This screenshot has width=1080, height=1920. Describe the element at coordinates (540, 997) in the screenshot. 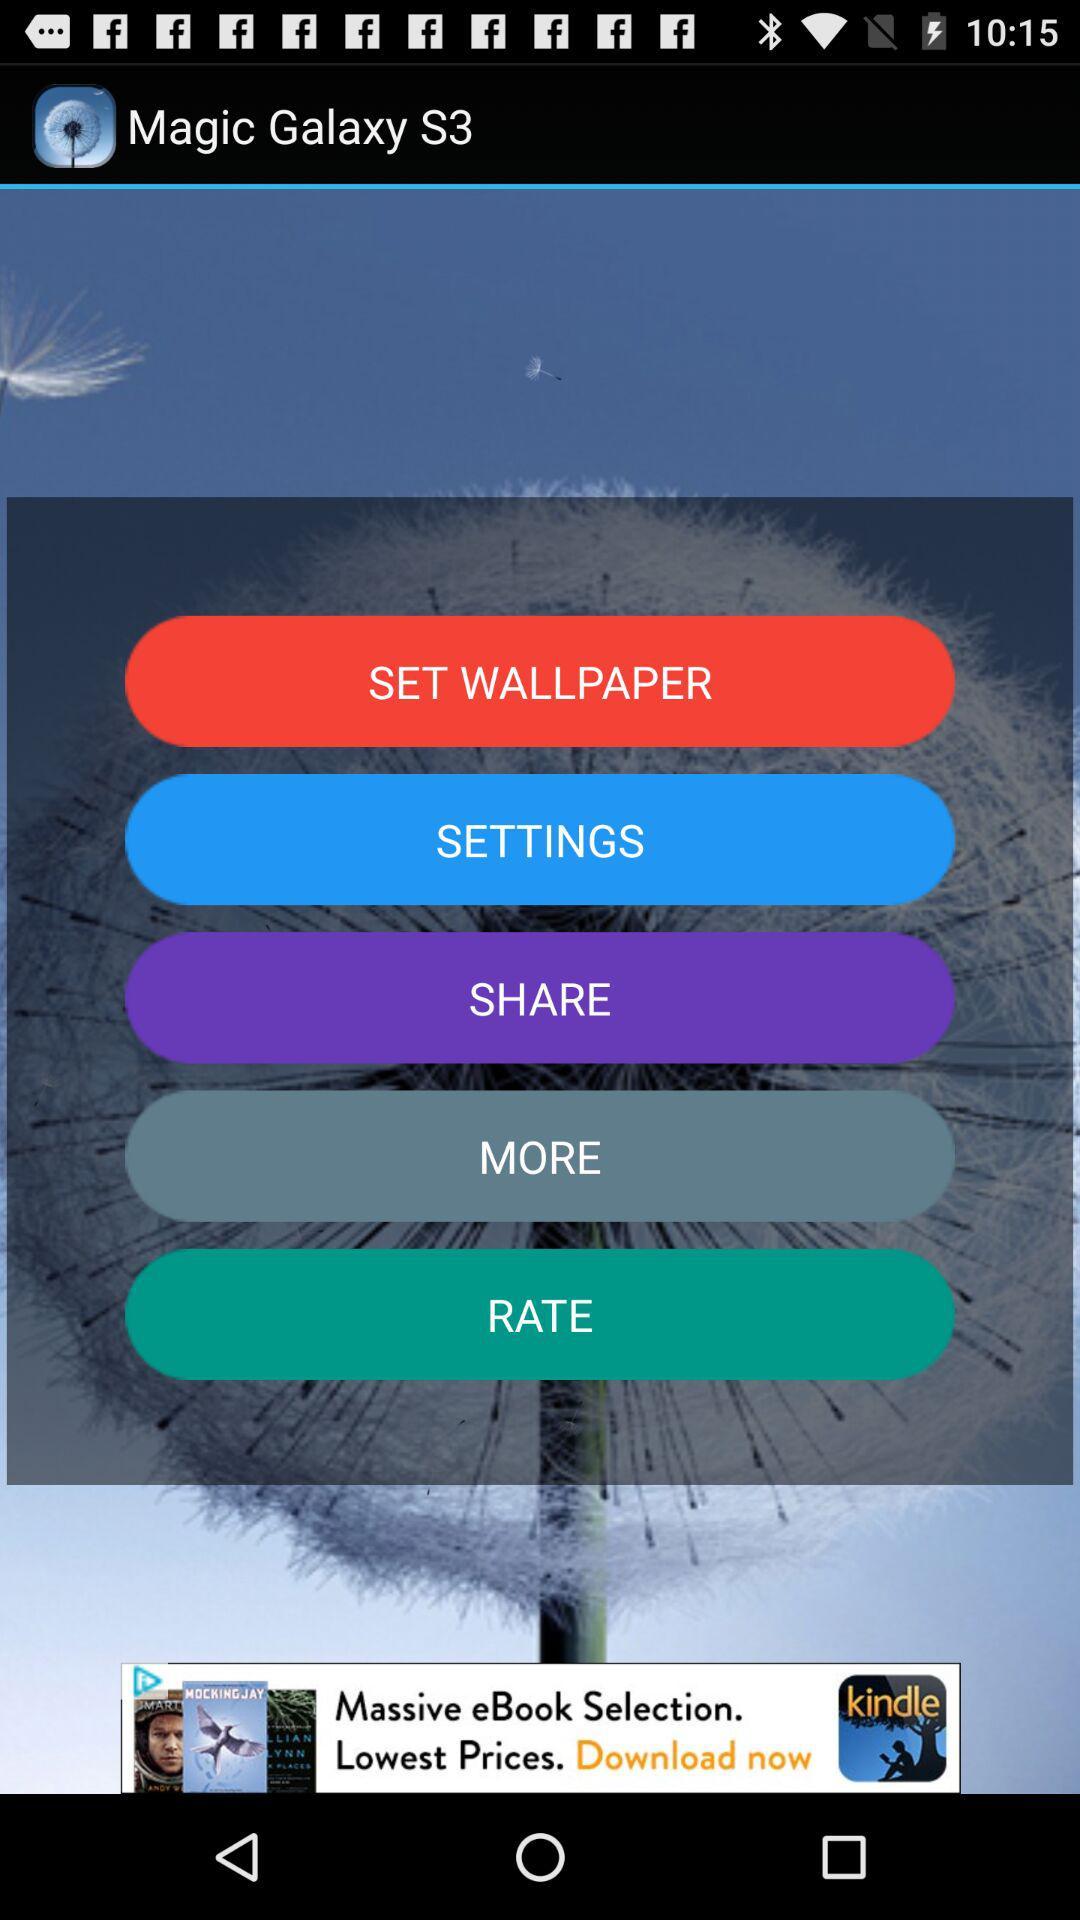

I see `the share button` at that location.